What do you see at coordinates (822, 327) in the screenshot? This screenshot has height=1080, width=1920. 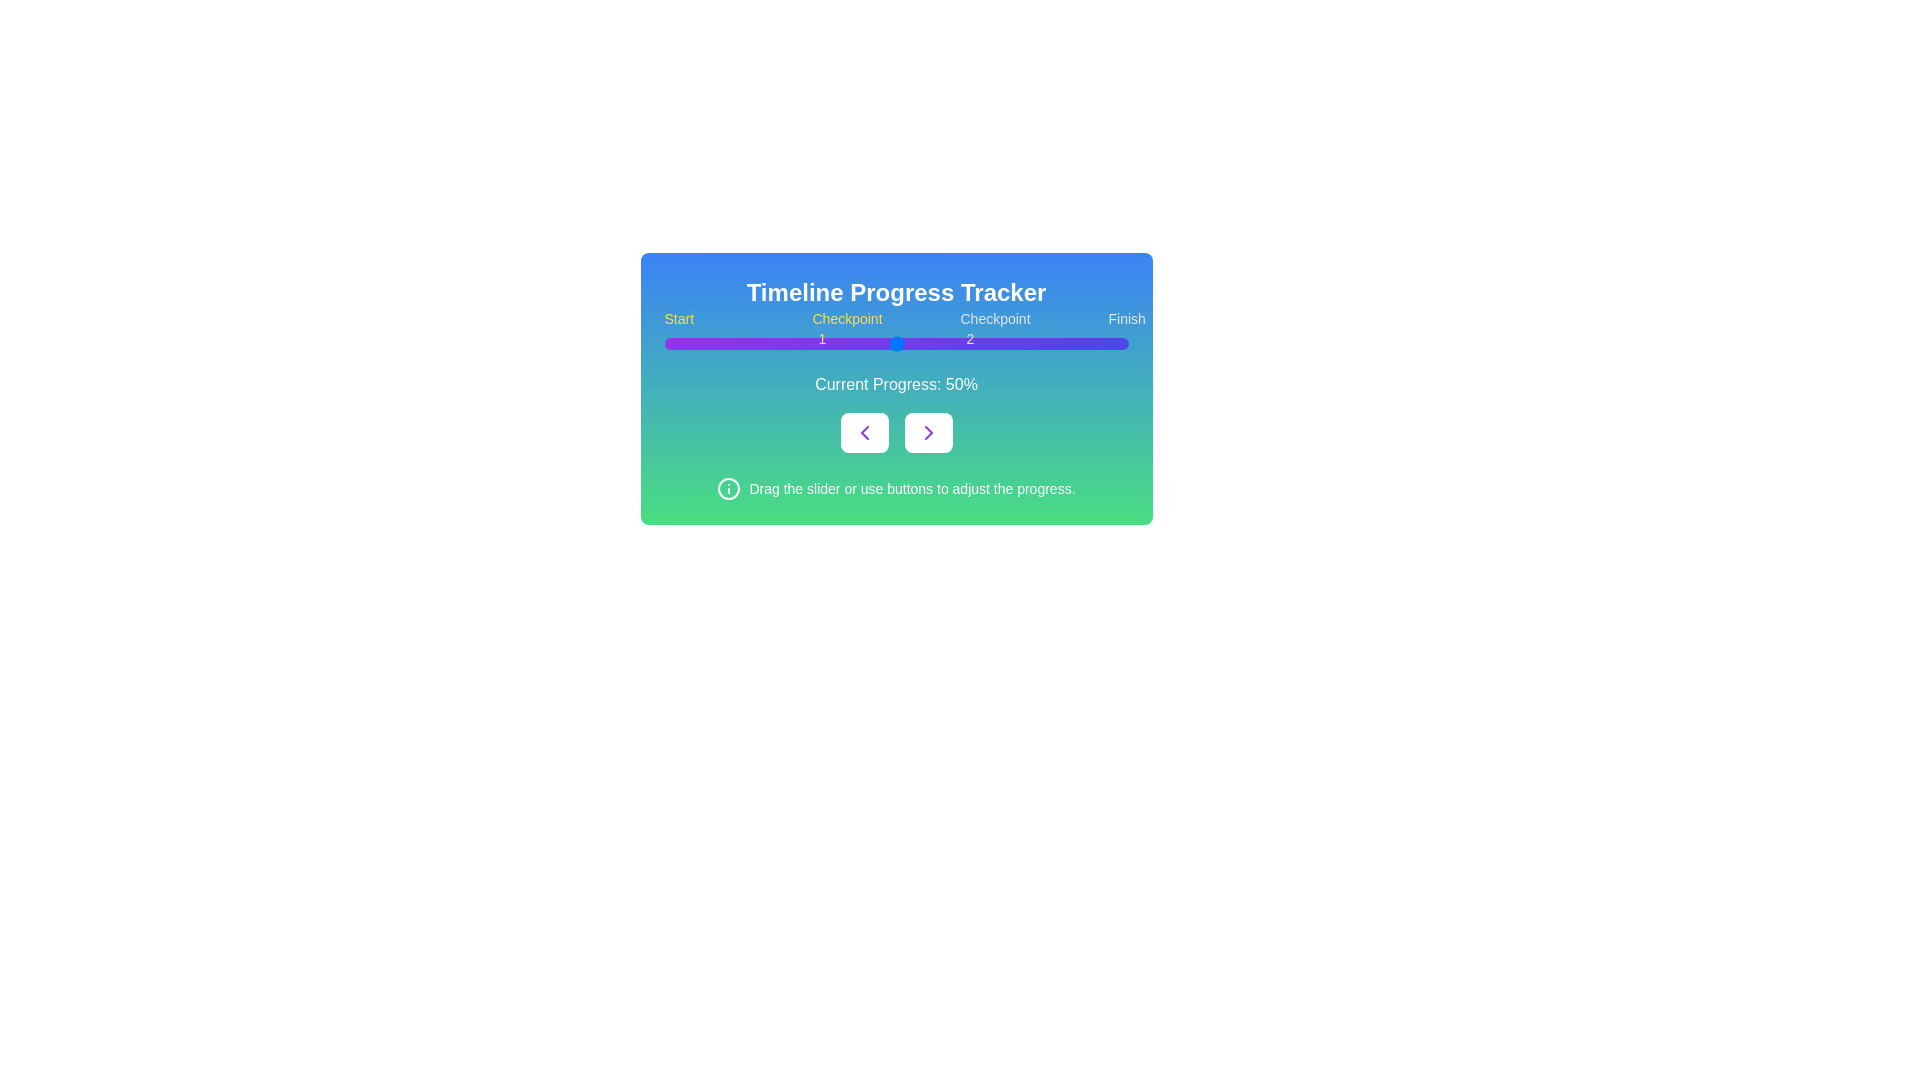 I see `the Informational Label displaying the text 'Checkpoint 1', which is centrally aligned on a blue background with yellow text, positioned between 'Start' and 'Checkpoint 2'` at bounding box center [822, 327].